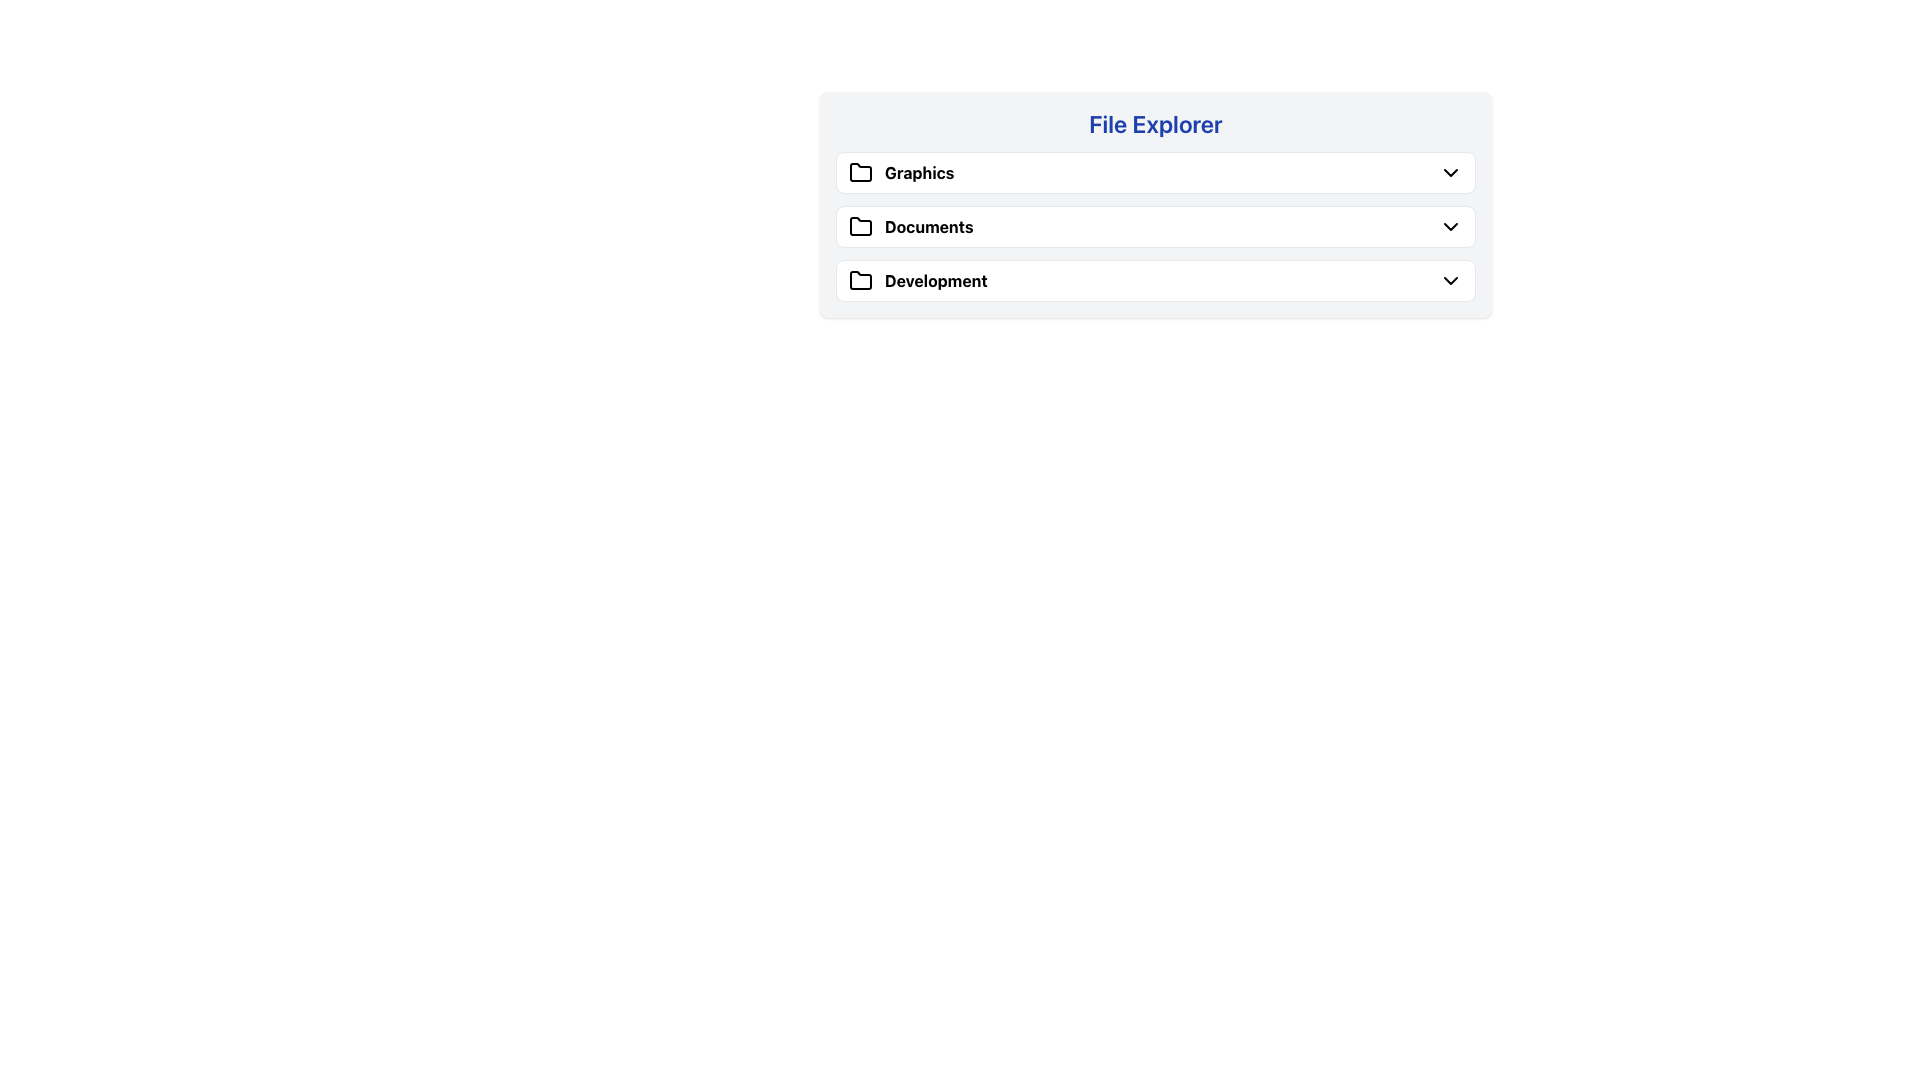  Describe the element at coordinates (928, 226) in the screenshot. I see `the 'Documents' text label, which is the second label` at that location.